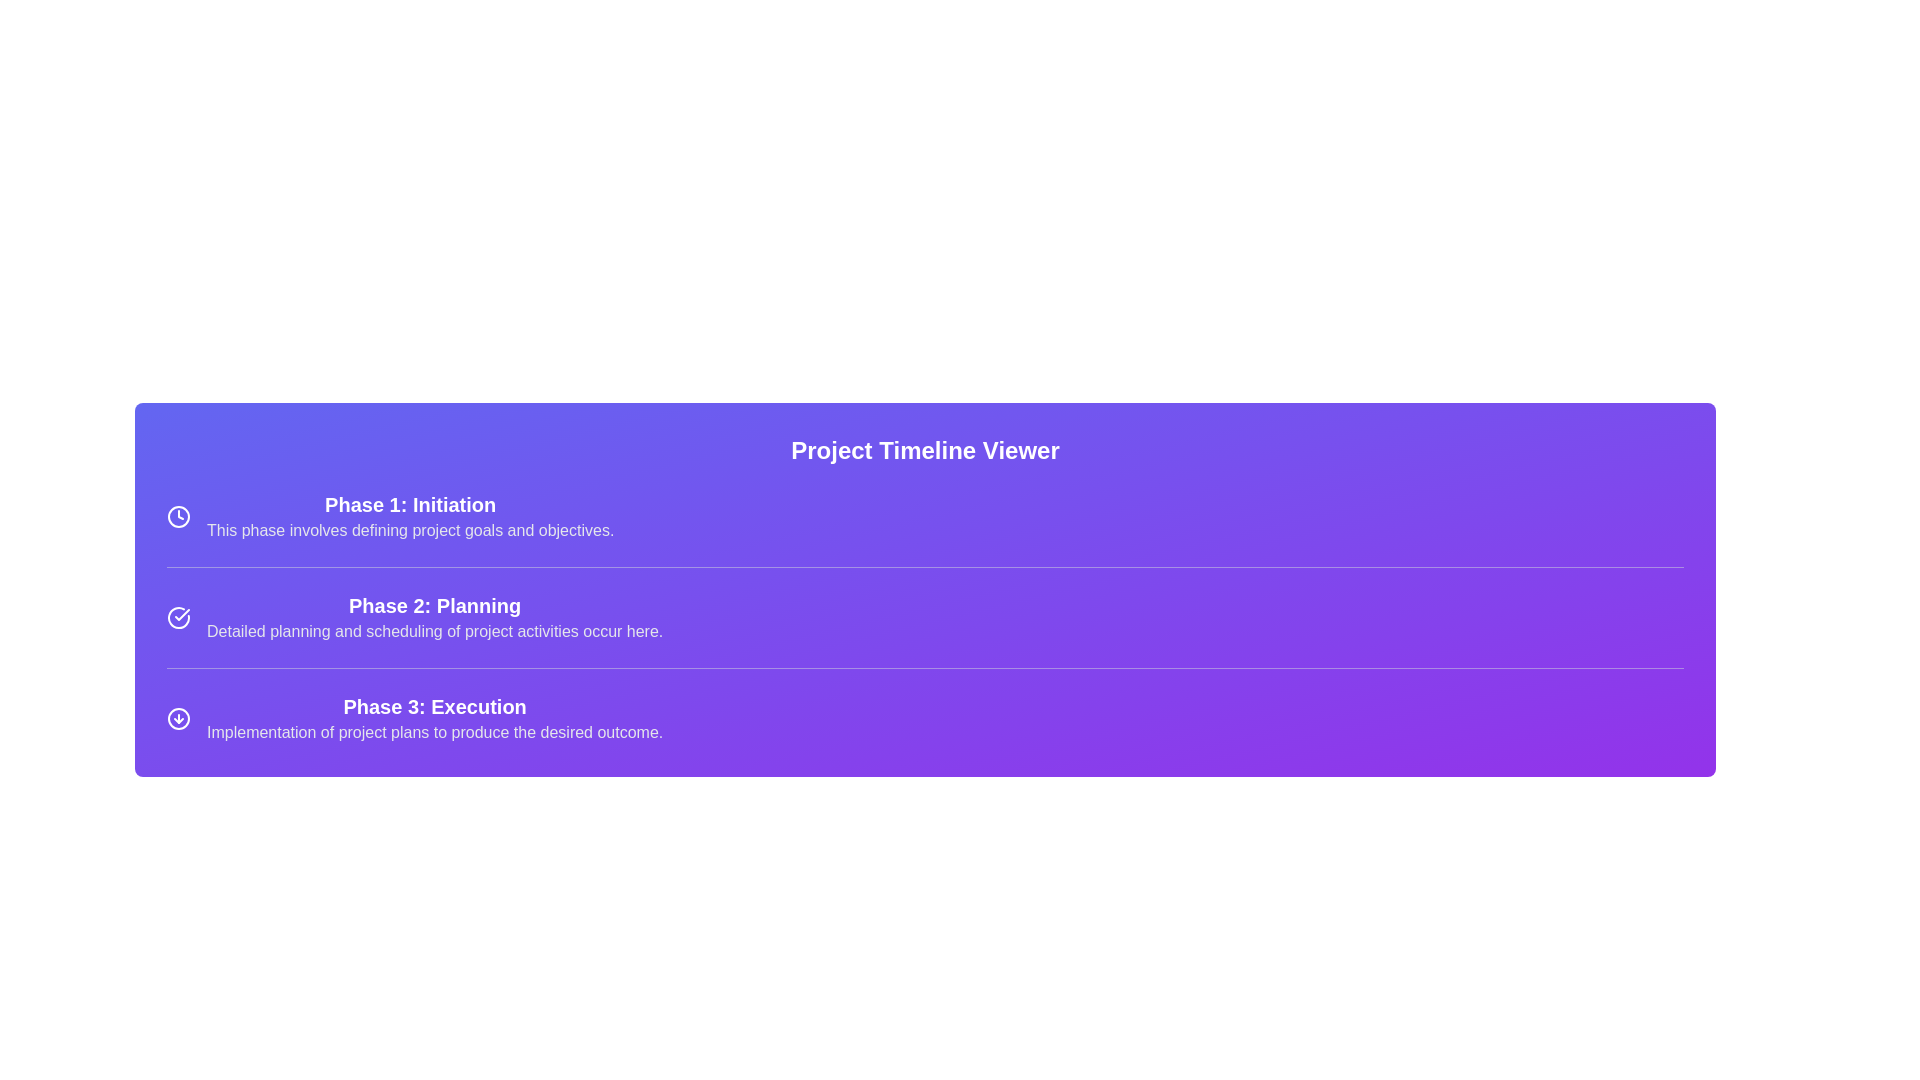 This screenshot has height=1080, width=1920. What do you see at coordinates (434, 616) in the screenshot?
I see `information contained in the informational block titled 'Phase 2: Planning', which includes details about project activities scheduling` at bounding box center [434, 616].